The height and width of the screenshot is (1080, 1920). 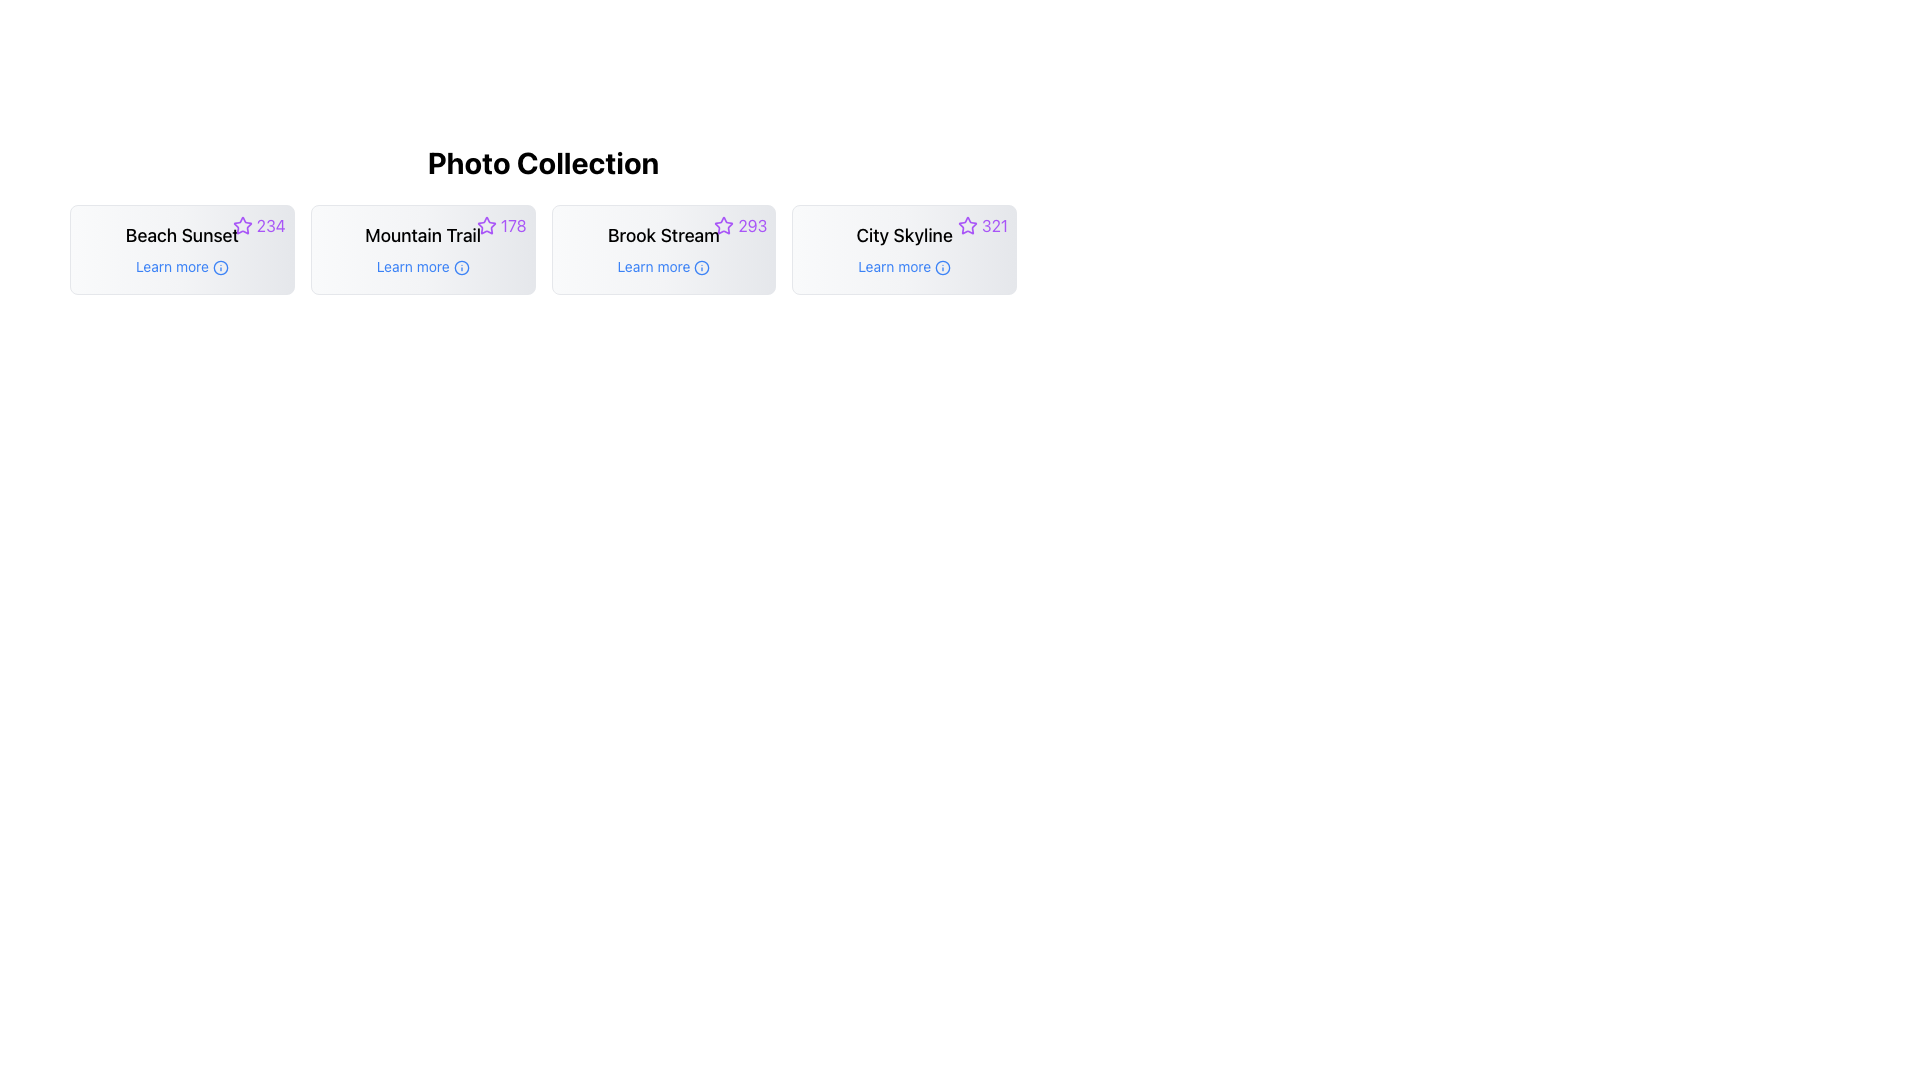 I want to click on the 'Learn more' hyperlink located below the 'City Skyline' title in the lower portion of the 'City Skyline' card, so click(x=903, y=265).